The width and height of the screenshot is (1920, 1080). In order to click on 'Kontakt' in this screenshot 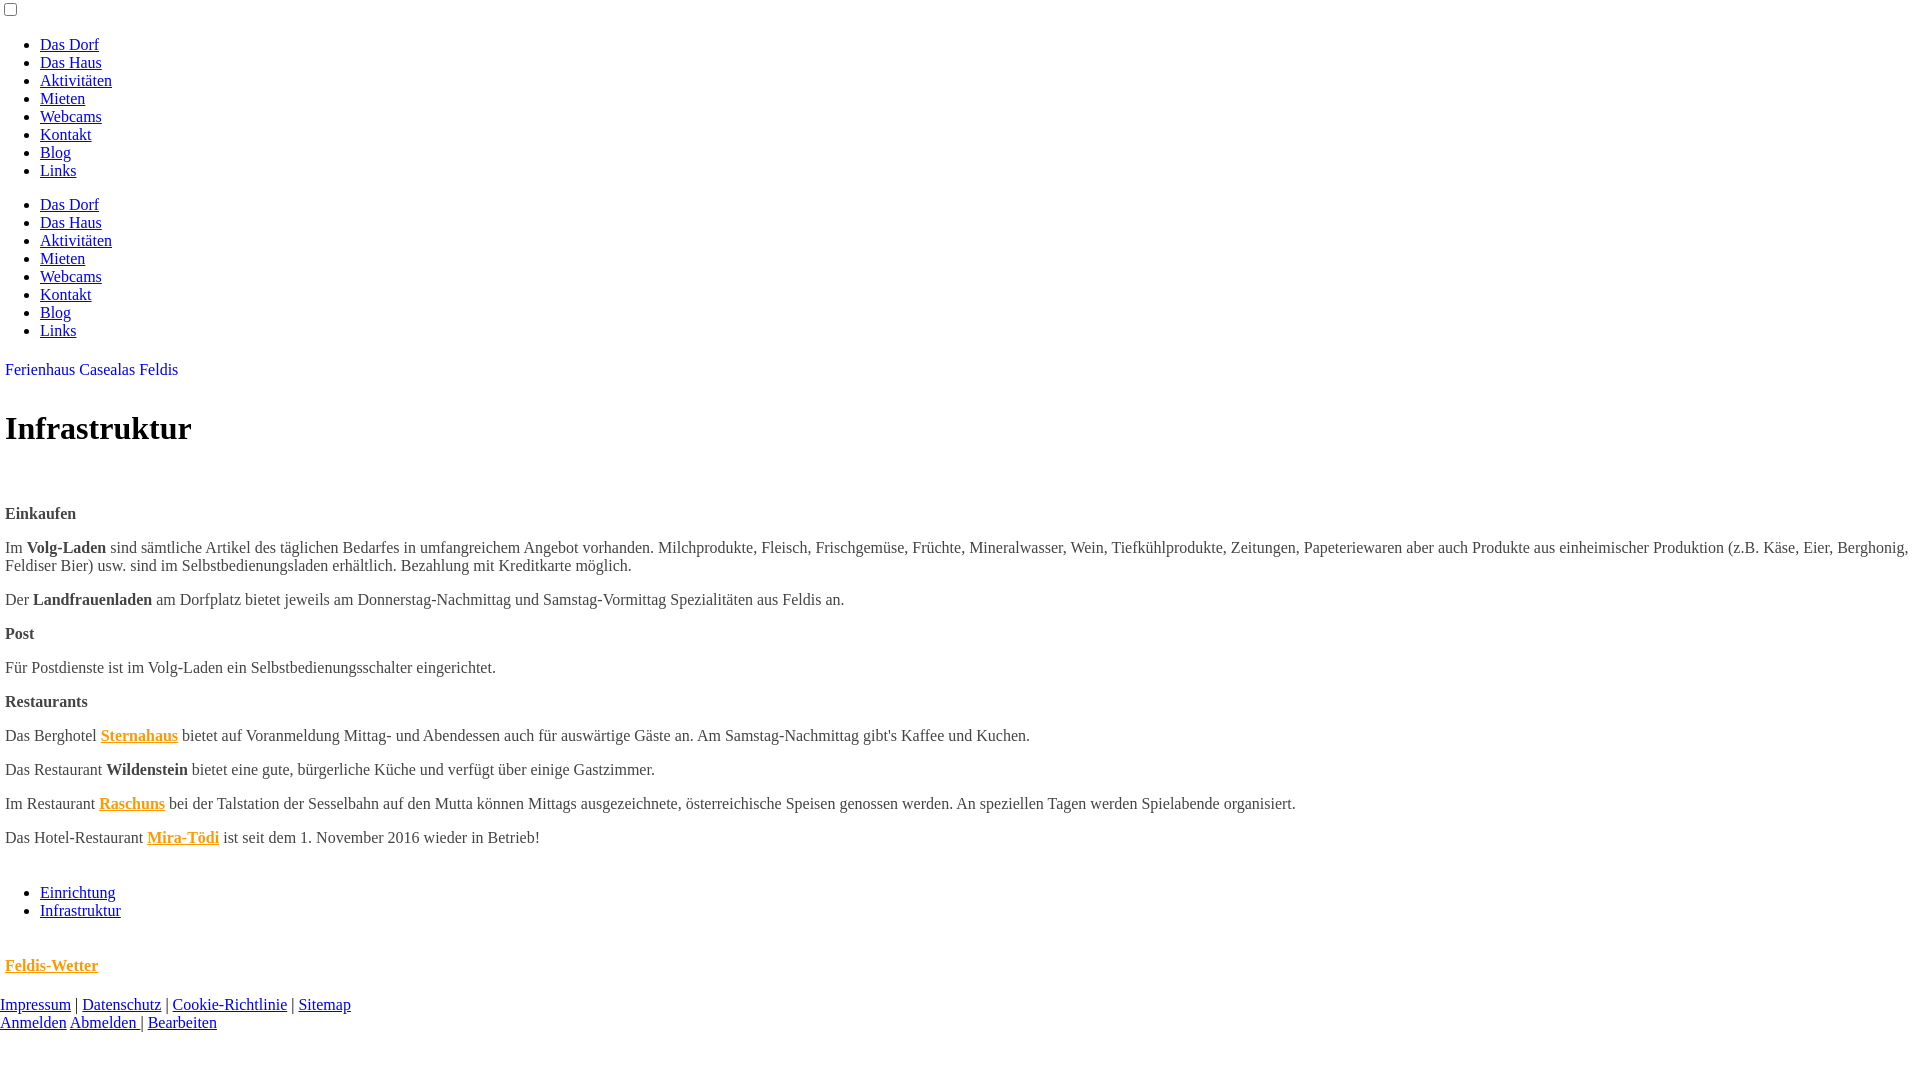, I will do `click(39, 294)`.